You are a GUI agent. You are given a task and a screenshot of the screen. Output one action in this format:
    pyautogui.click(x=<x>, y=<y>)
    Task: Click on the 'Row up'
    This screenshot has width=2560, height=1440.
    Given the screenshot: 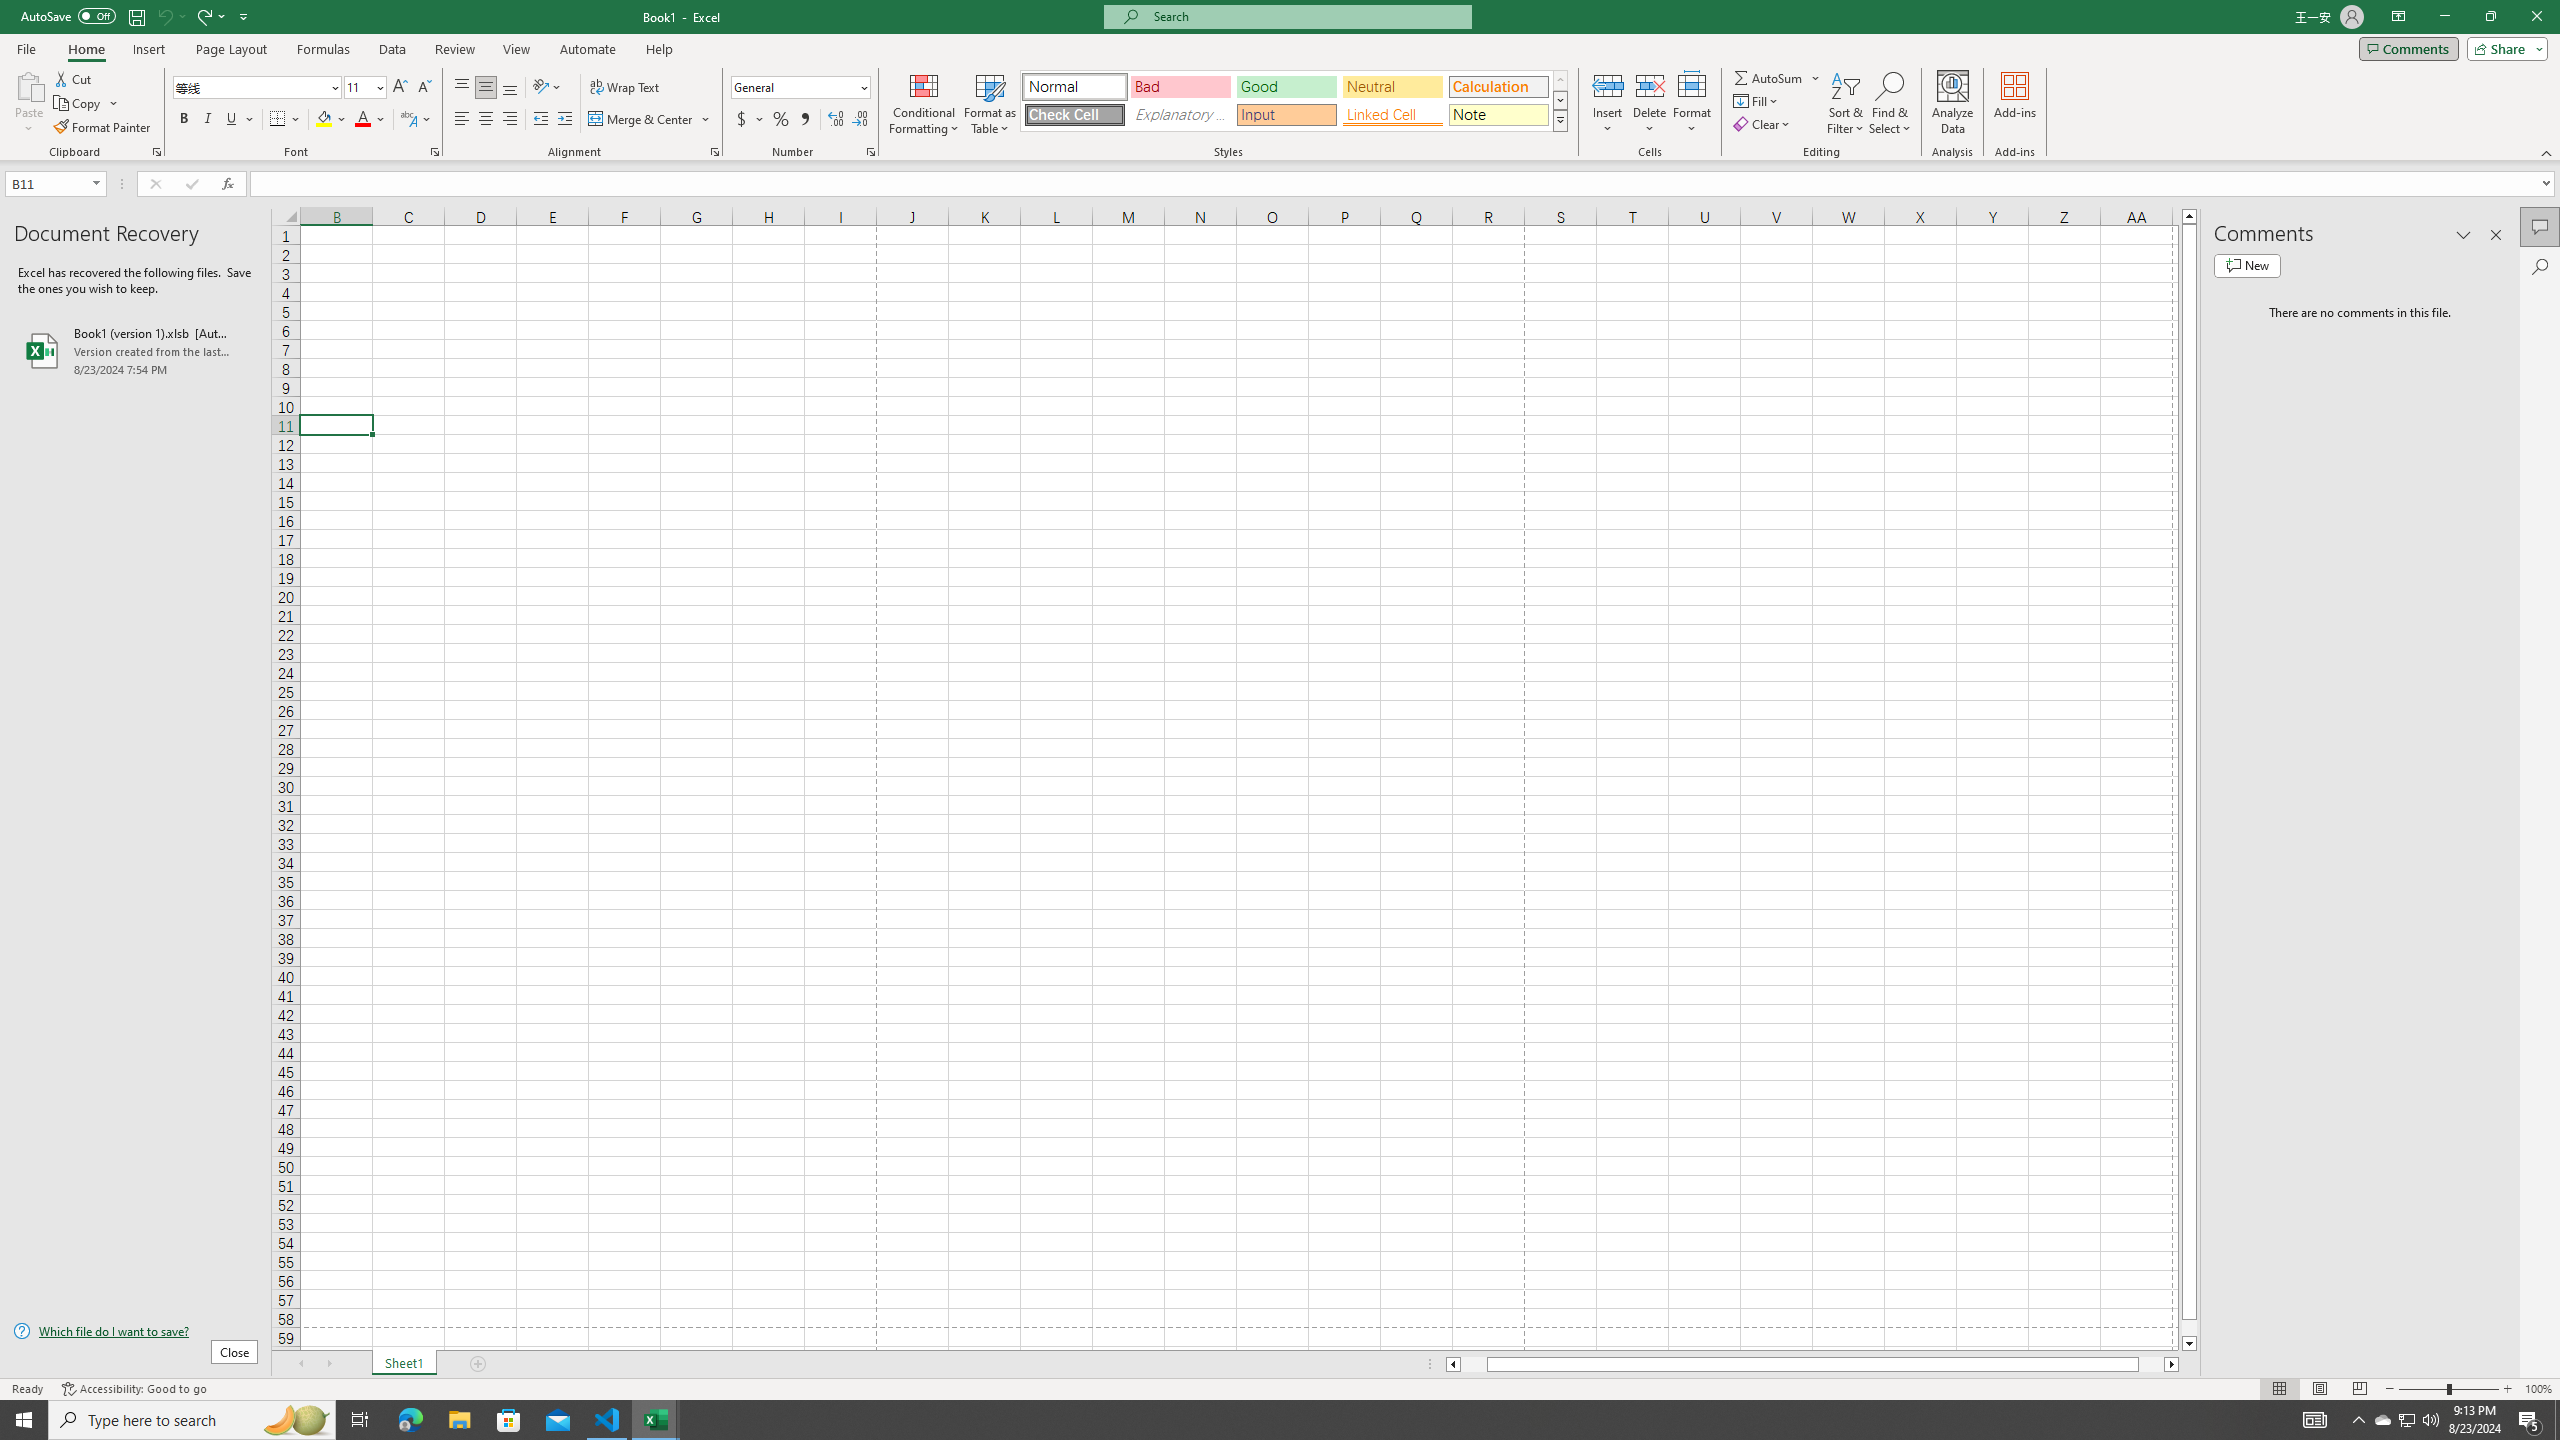 What is the action you would take?
    pyautogui.click(x=1560, y=80)
    